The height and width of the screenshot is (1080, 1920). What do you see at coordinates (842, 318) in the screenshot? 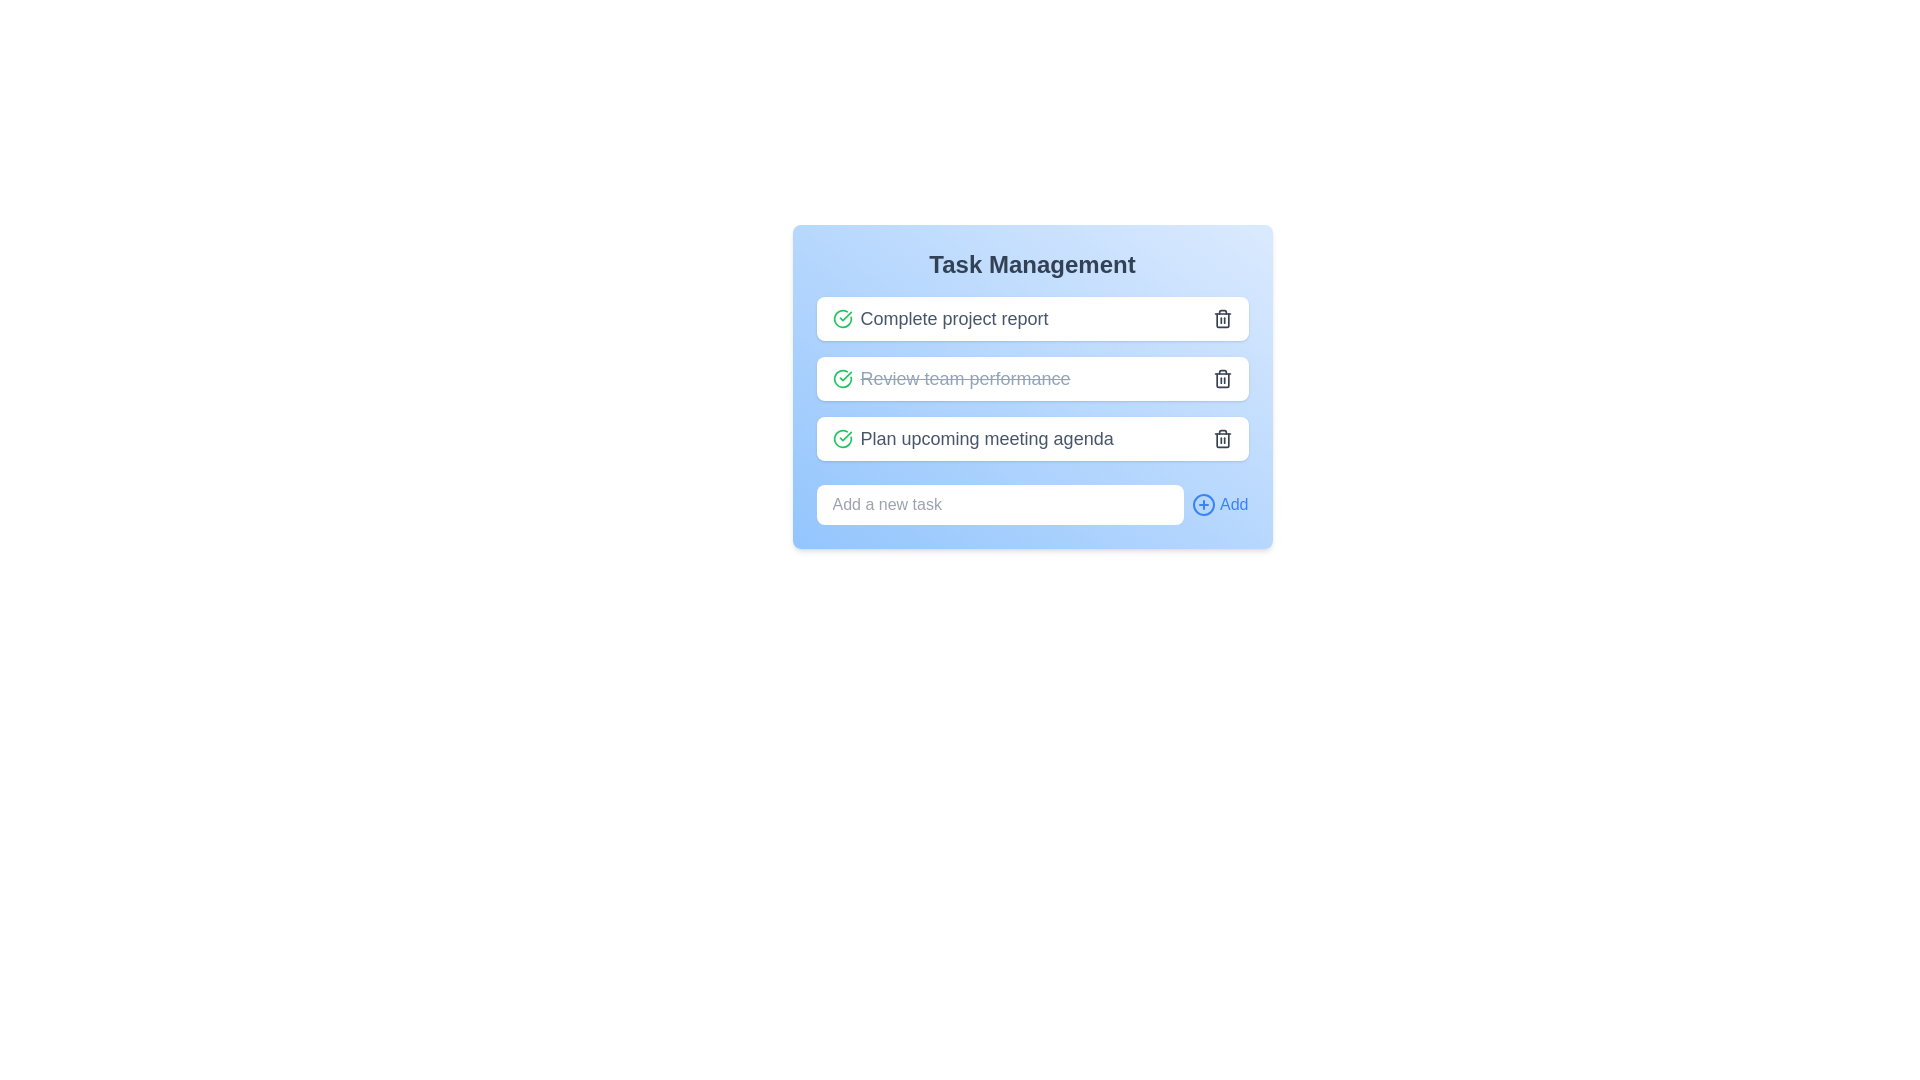
I see `the check icon representing the completed status for the 'Complete project report' task in the first task row` at bounding box center [842, 318].